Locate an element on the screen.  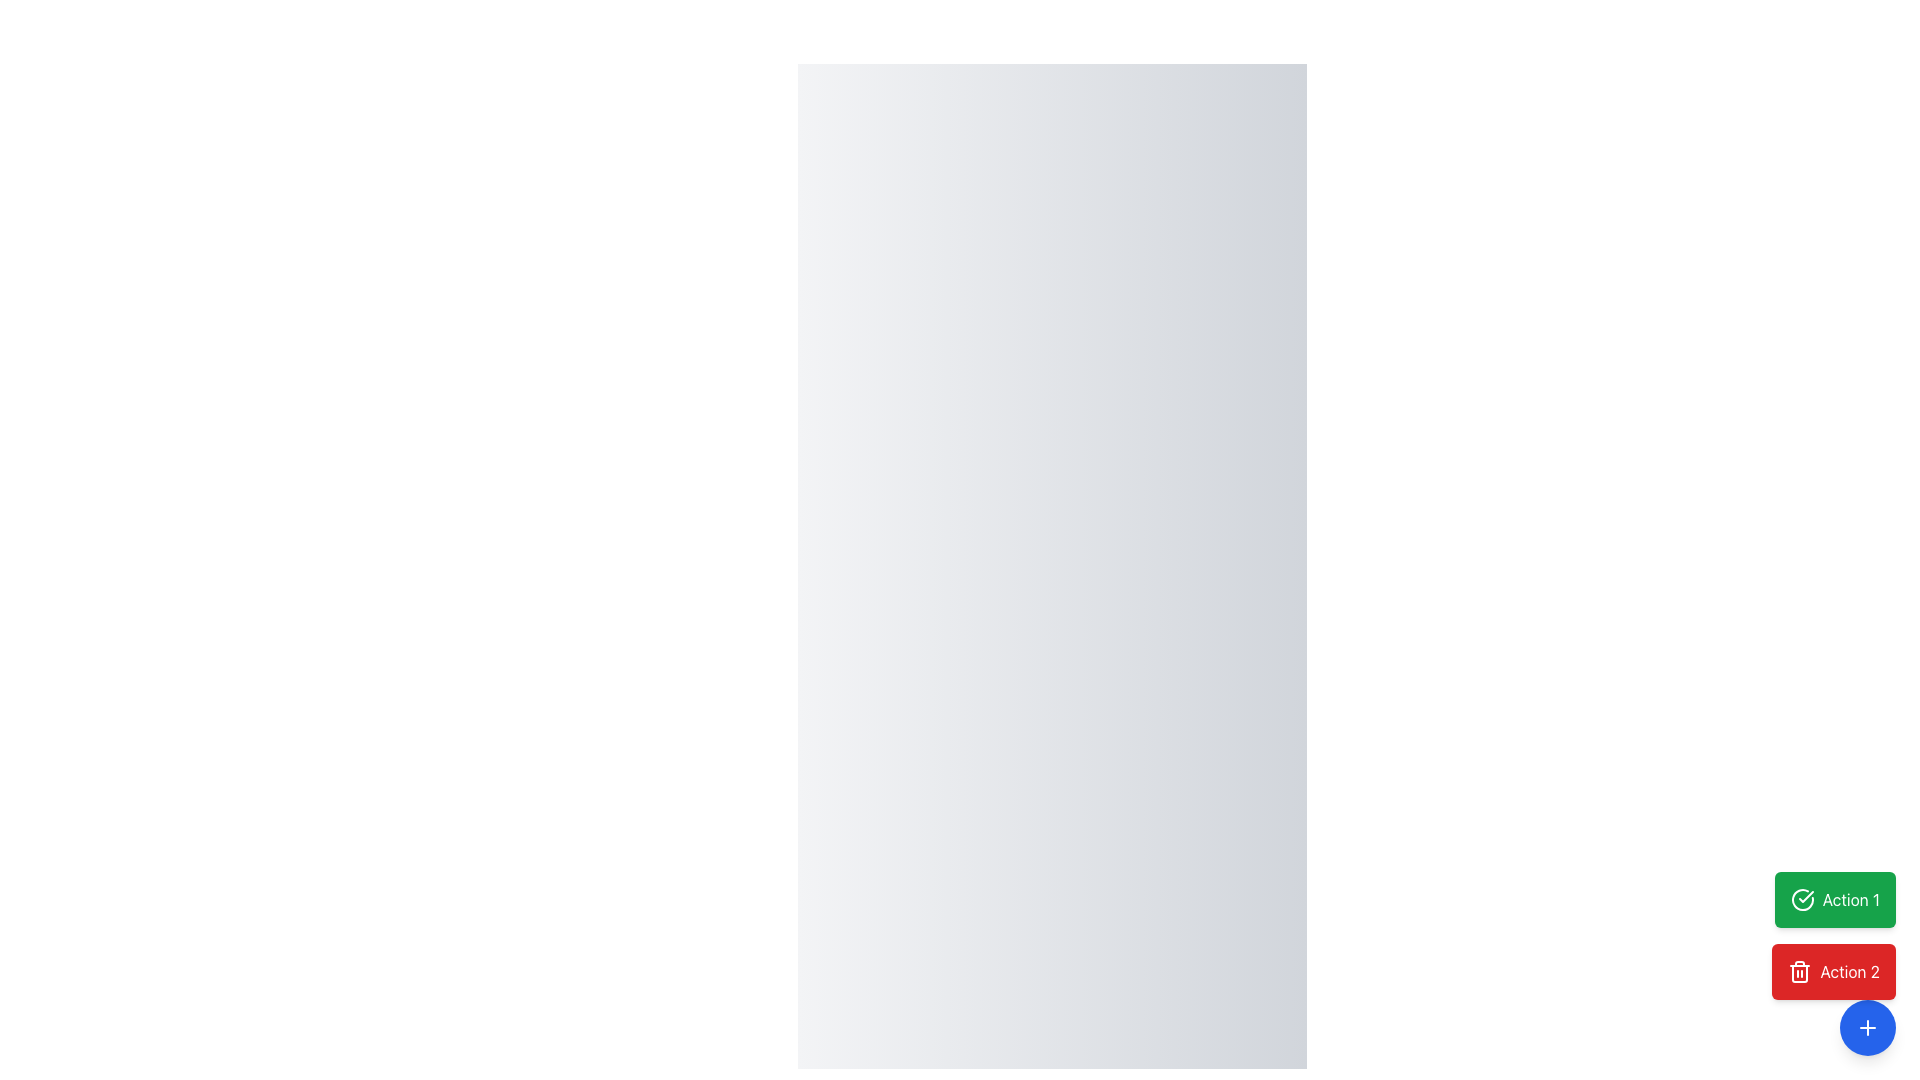
the green button labeled 'Action 1' with rounded edges and a checkmark icon is located at coordinates (1850, 898).